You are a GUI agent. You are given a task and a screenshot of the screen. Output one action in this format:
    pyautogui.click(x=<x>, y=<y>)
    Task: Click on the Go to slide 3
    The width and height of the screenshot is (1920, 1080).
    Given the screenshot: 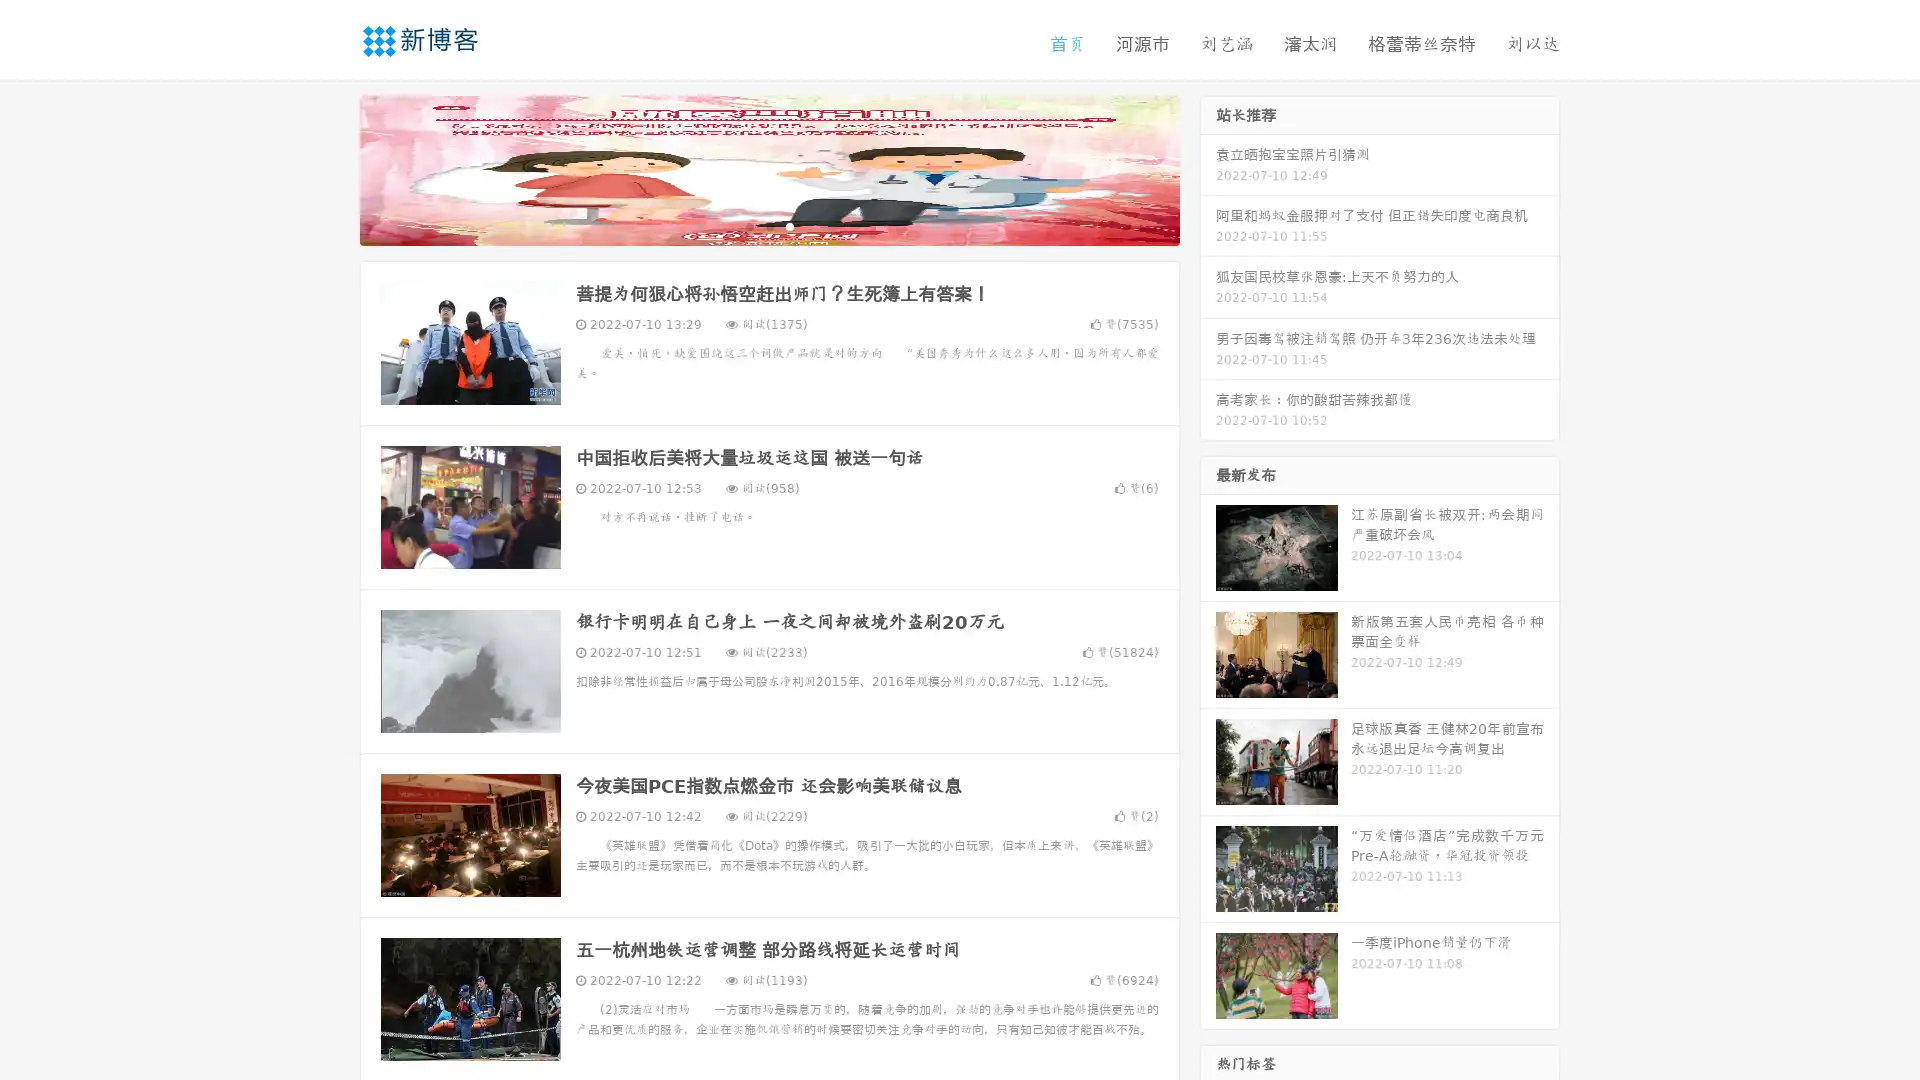 What is the action you would take?
    pyautogui.click(x=789, y=225)
    